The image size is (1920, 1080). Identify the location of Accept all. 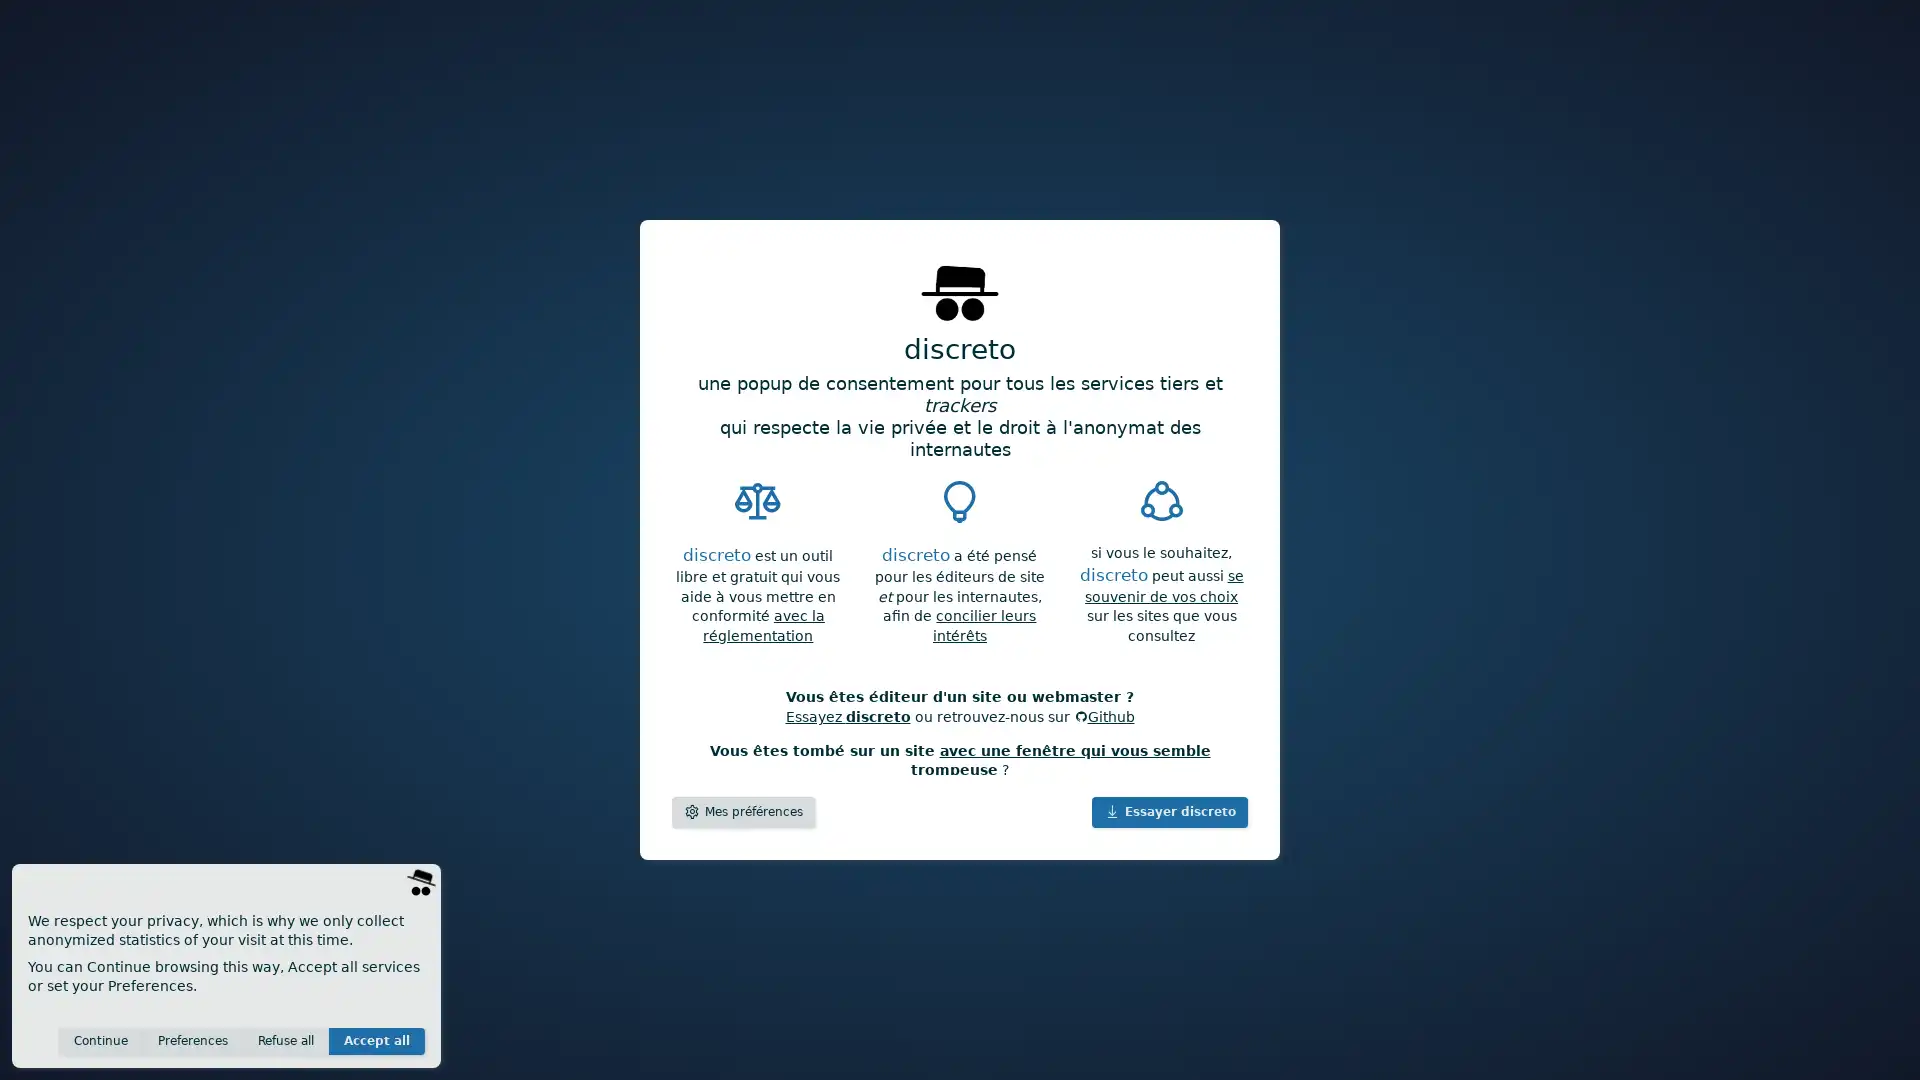
(377, 1040).